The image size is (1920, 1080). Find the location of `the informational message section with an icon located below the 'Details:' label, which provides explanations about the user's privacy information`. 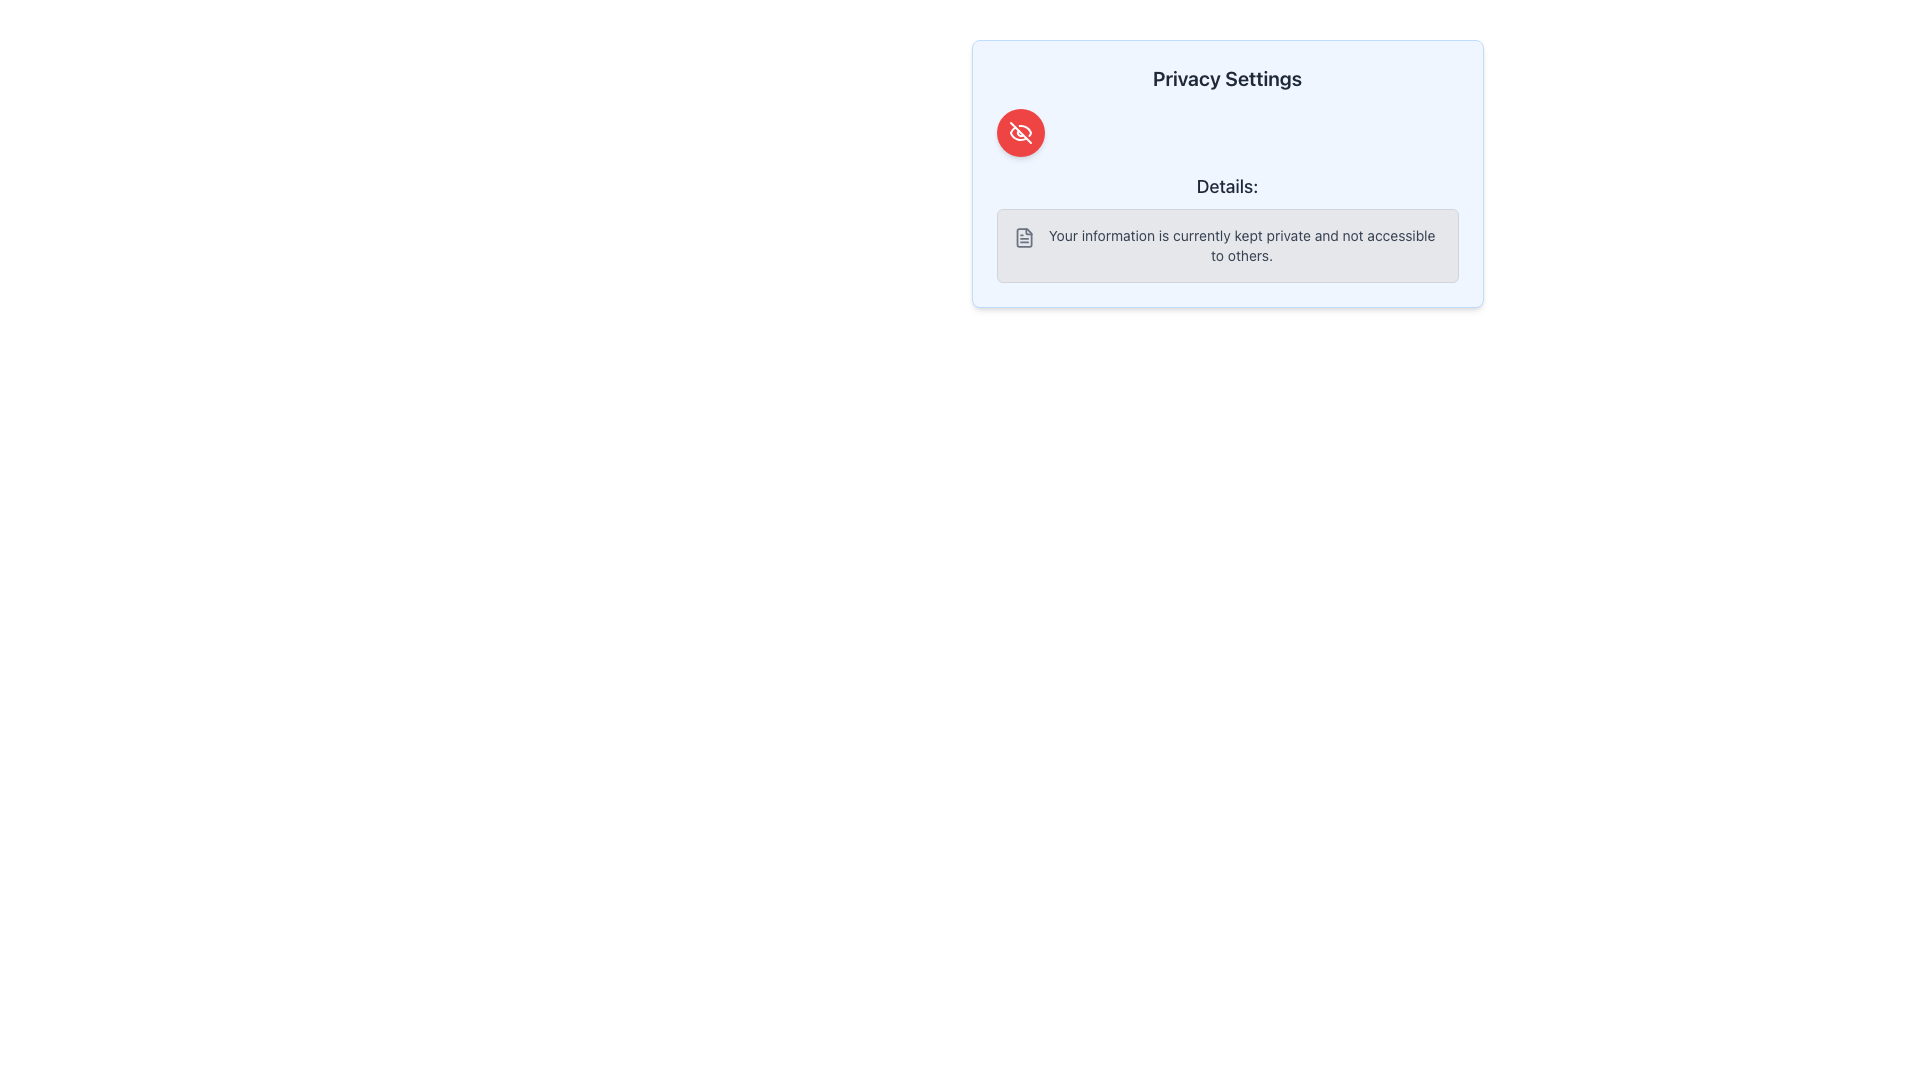

the informational message section with an icon located below the 'Details:' label, which provides explanations about the user's privacy information is located at coordinates (1226, 245).